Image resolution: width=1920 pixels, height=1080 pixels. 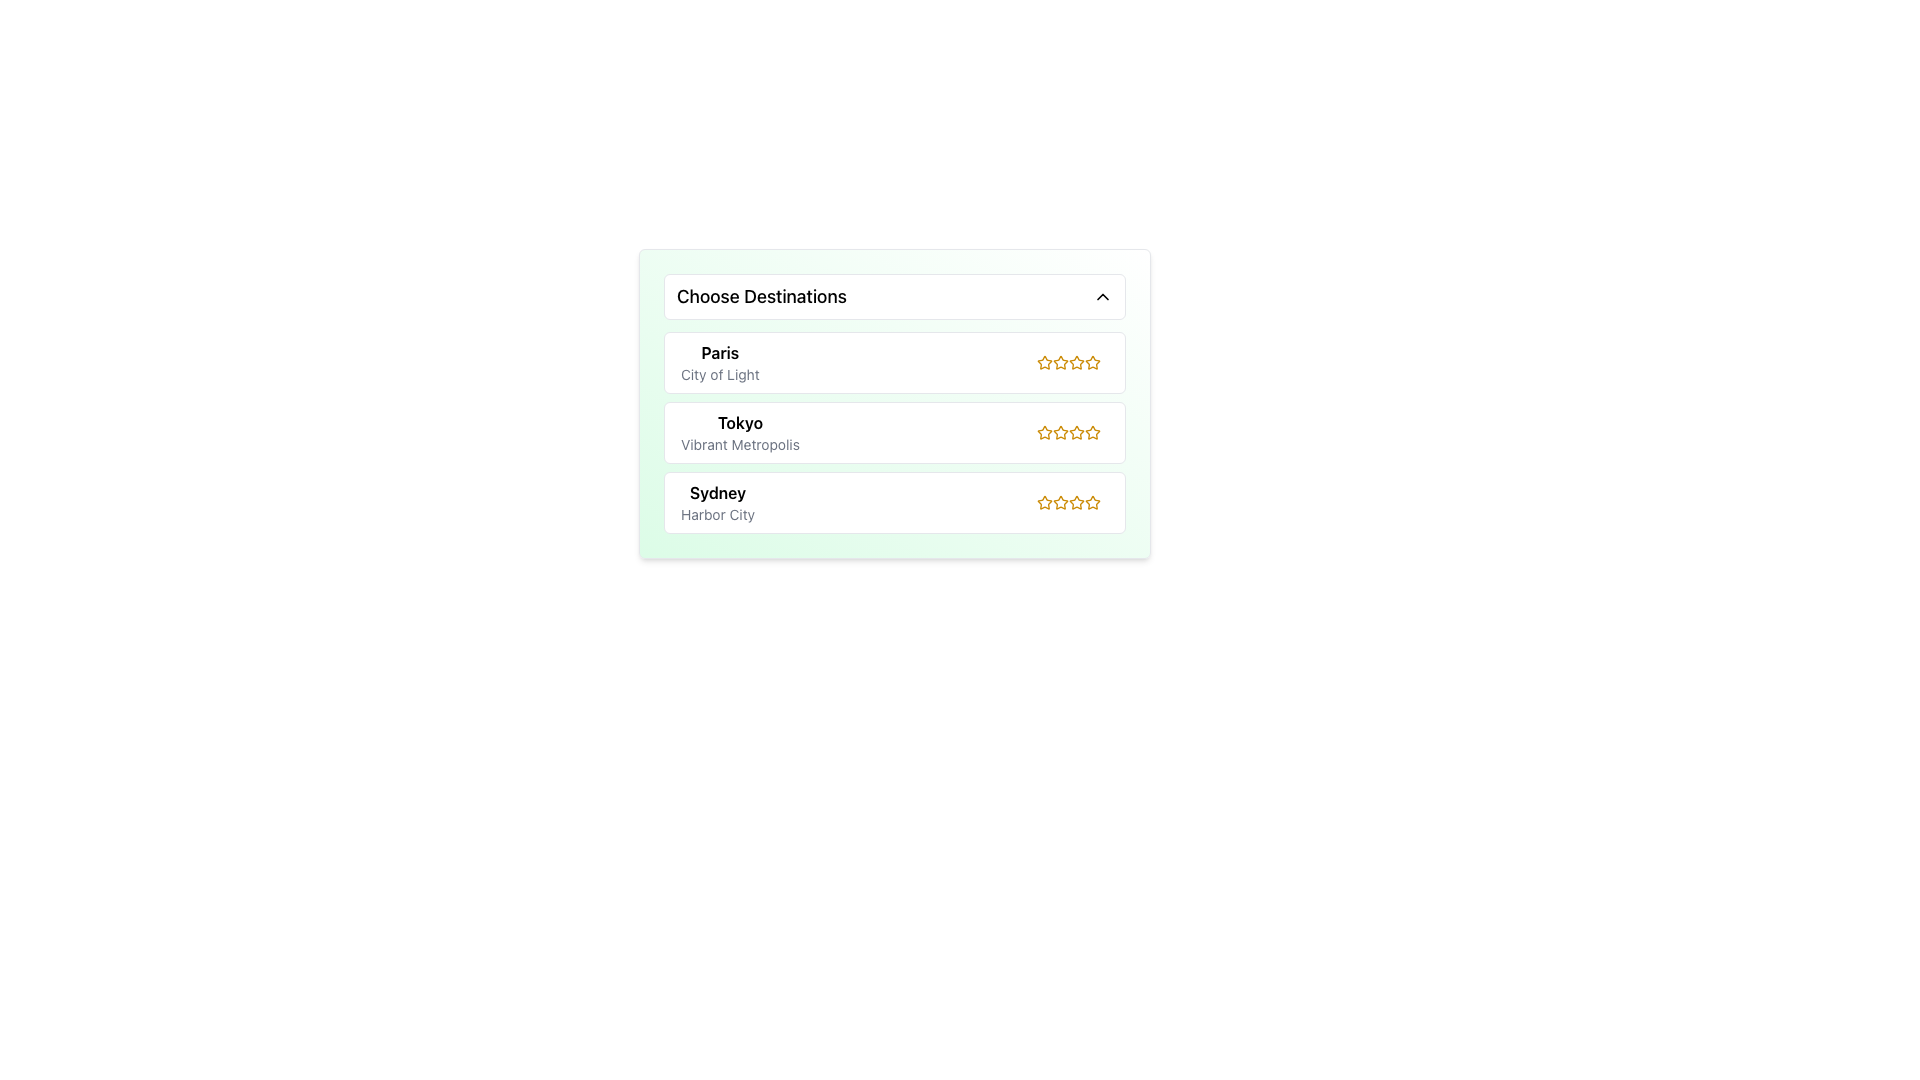 What do you see at coordinates (1072, 431) in the screenshot?
I see `the third star of the rating indicator for 'Tokyo'` at bounding box center [1072, 431].